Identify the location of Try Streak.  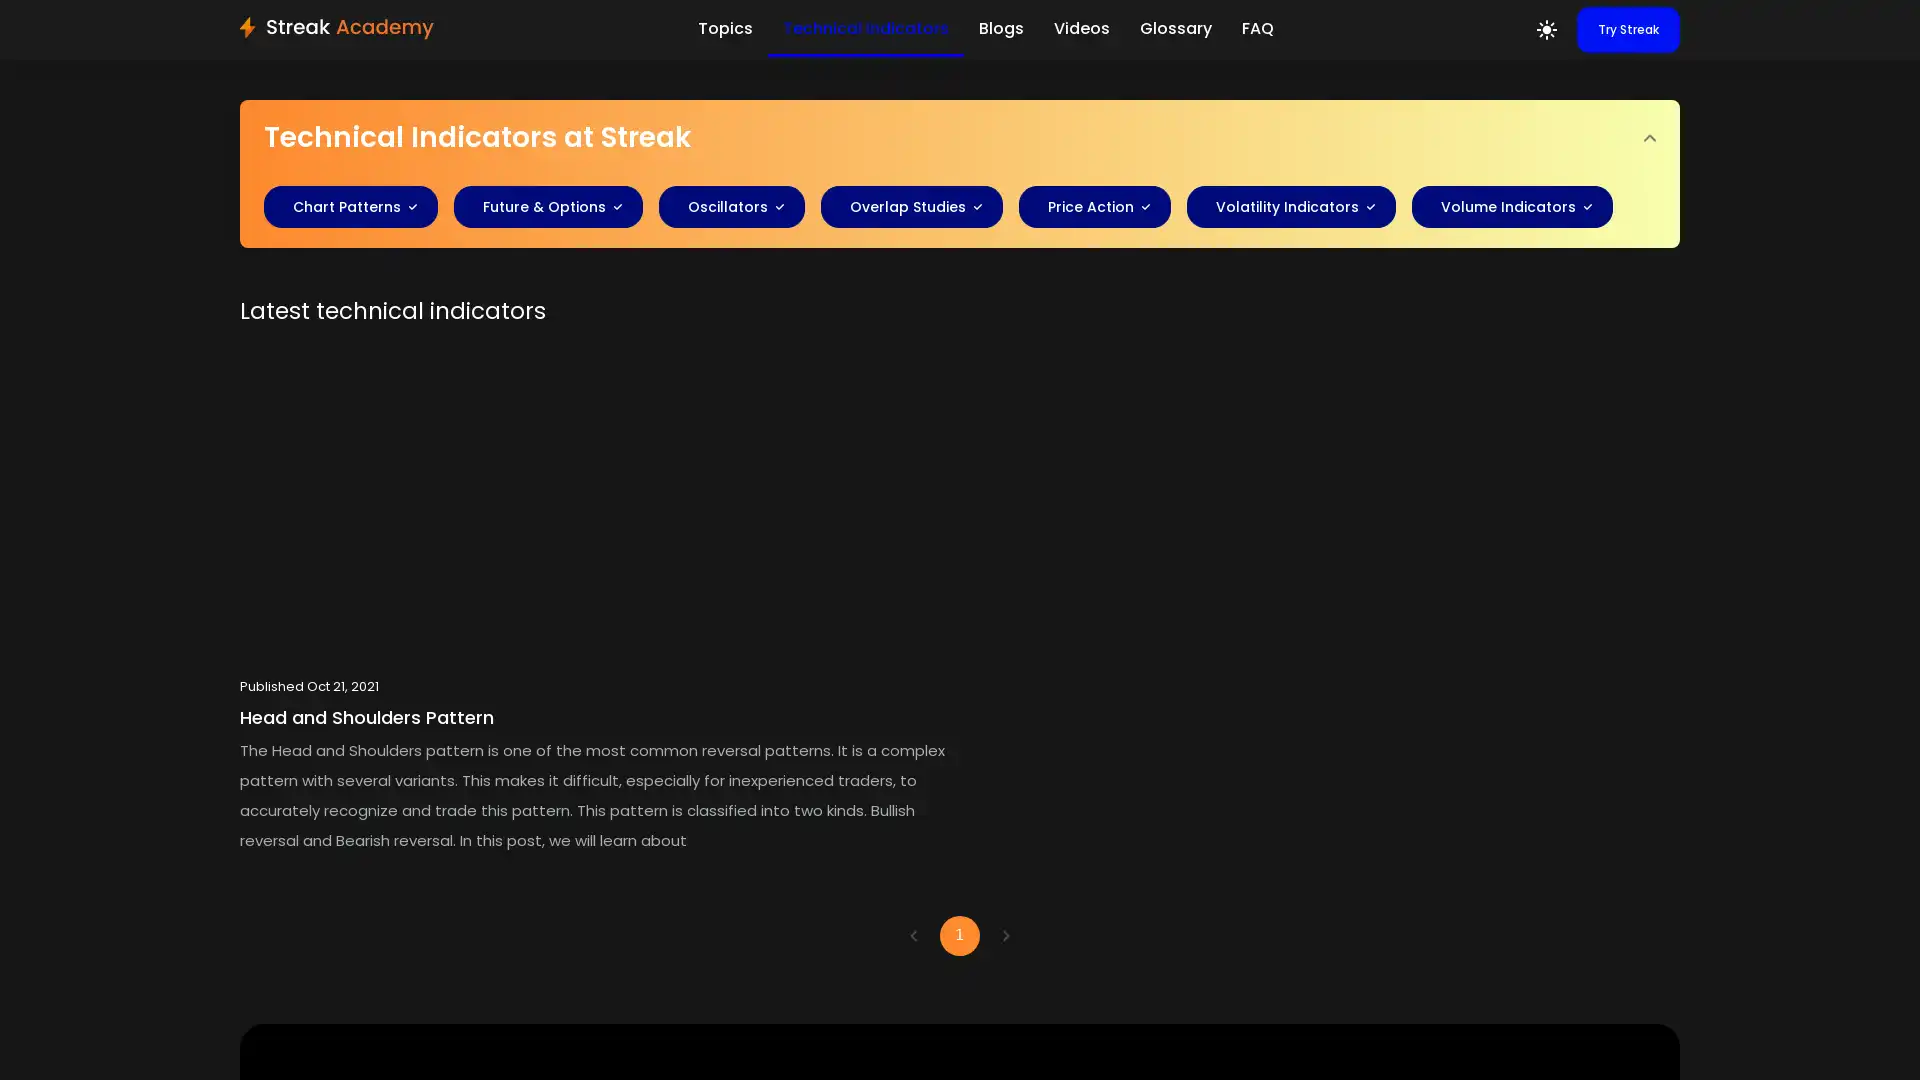
(1628, 30).